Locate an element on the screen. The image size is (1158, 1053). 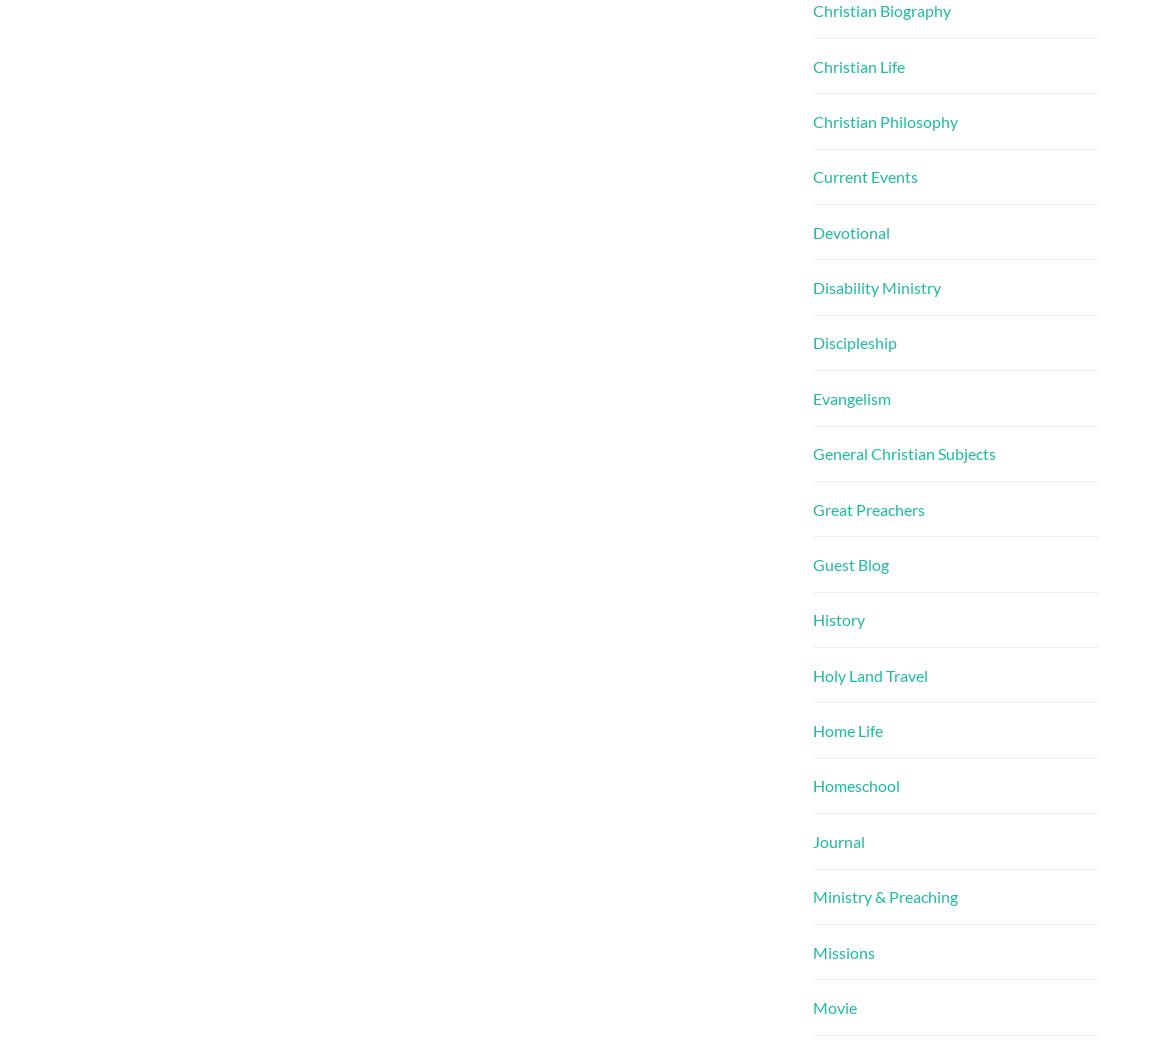
'Devotional' is located at coordinates (850, 231).